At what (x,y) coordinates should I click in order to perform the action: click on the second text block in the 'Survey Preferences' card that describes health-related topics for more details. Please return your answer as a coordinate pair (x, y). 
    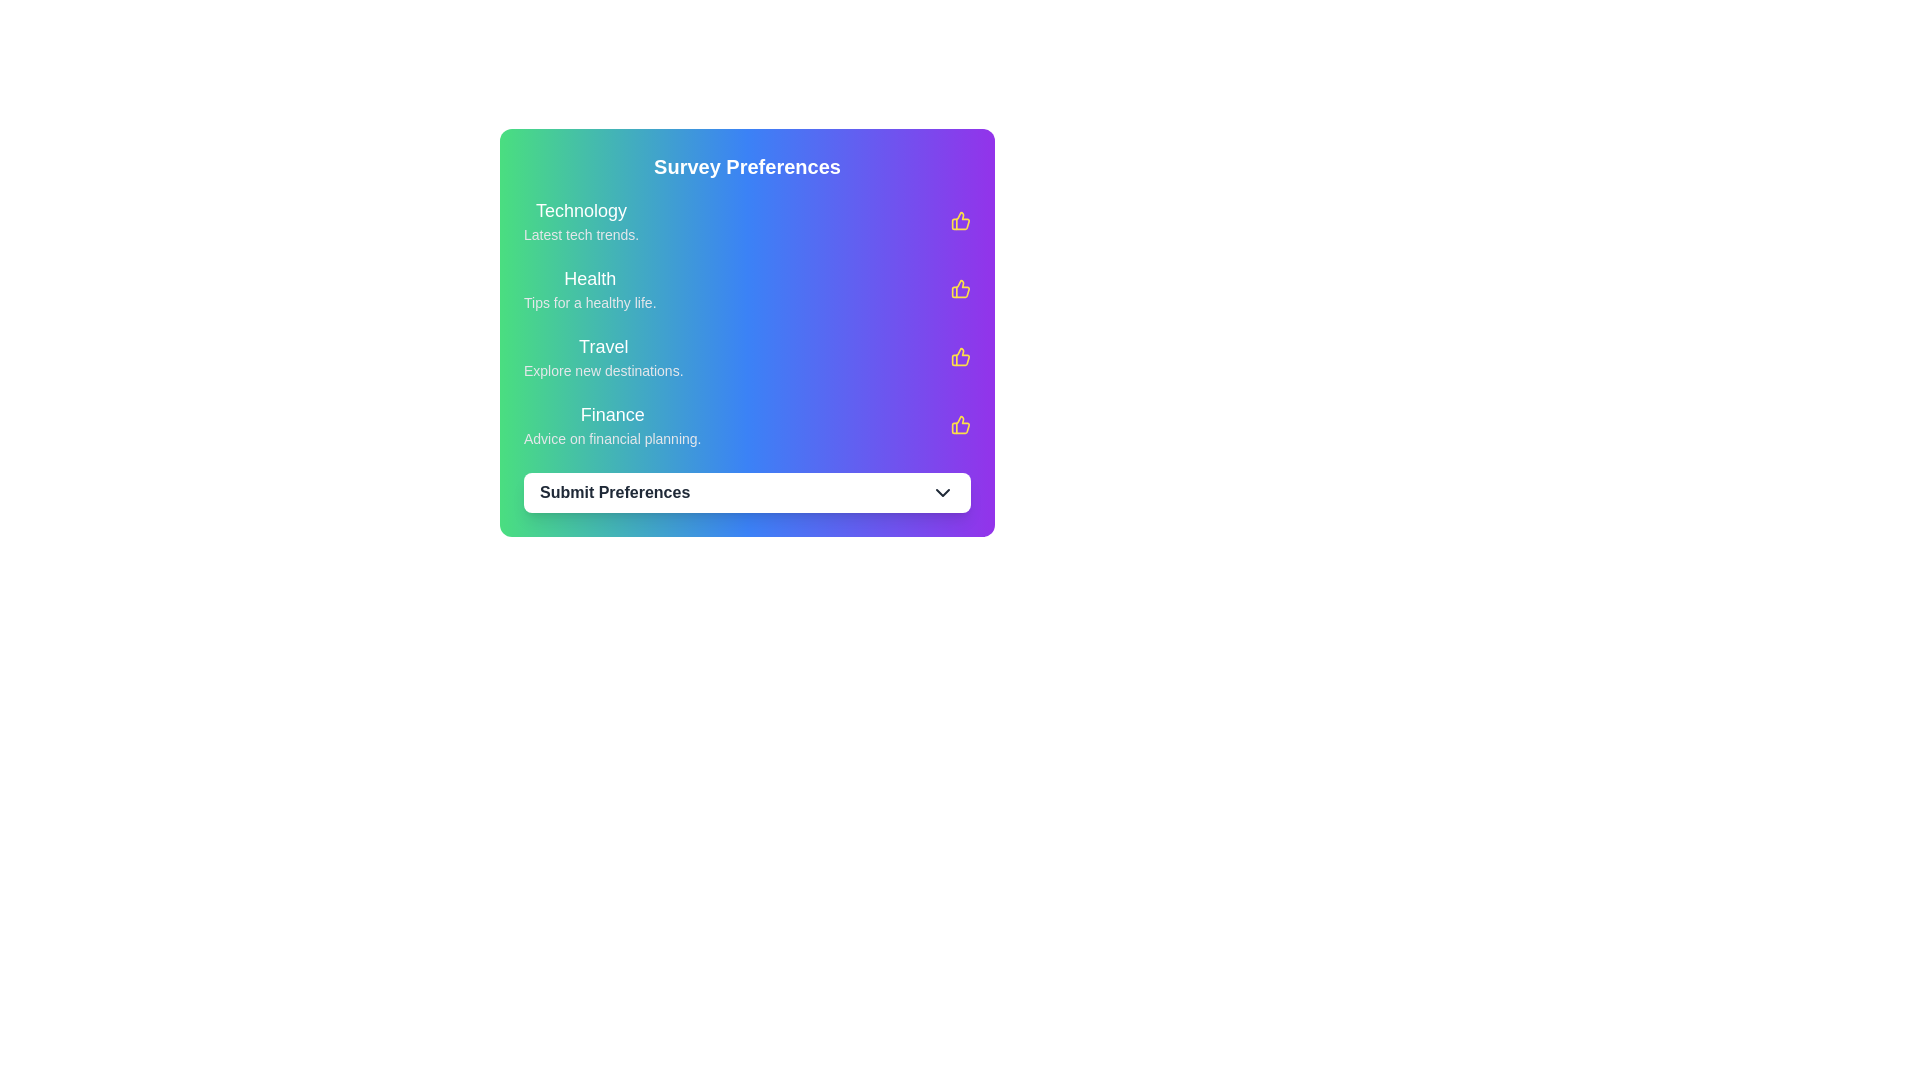
    Looking at the image, I should click on (589, 289).